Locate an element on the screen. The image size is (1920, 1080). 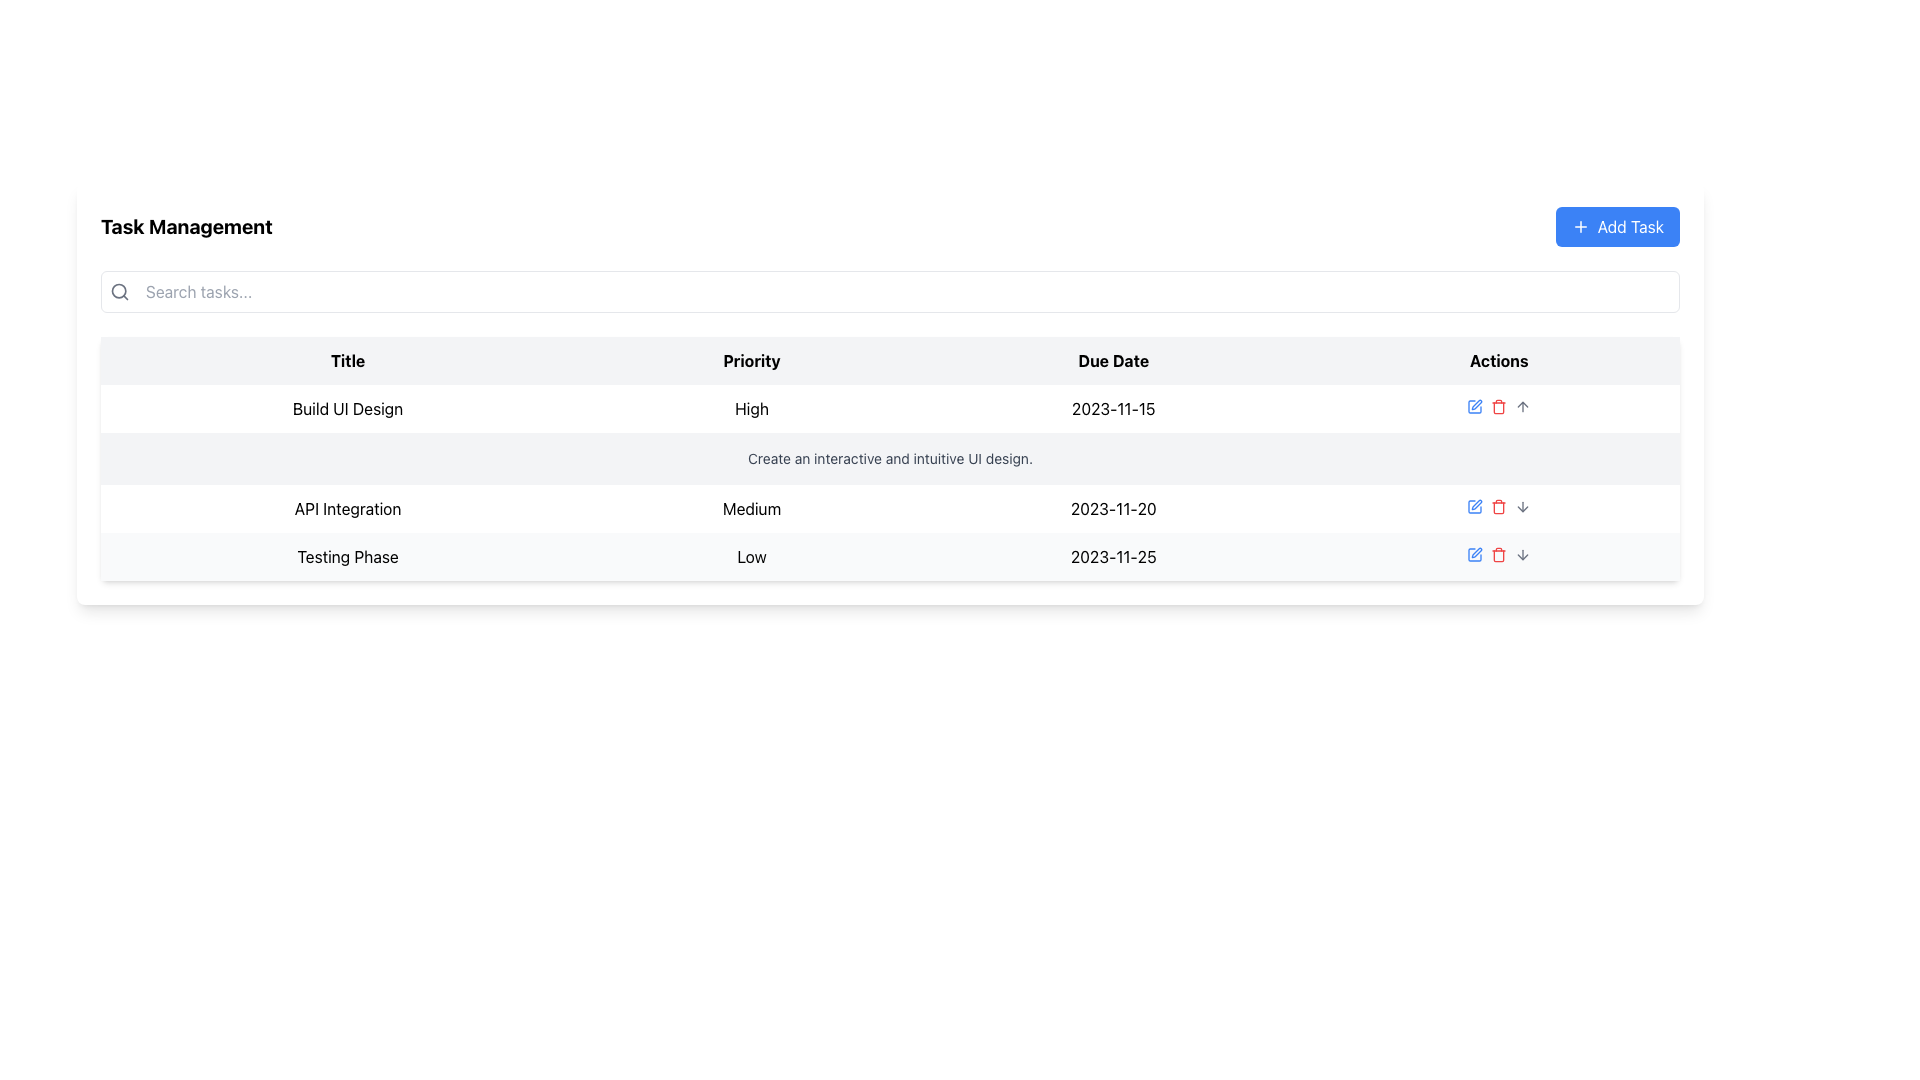
the Text element in the 'Title' column of the data table to focus on it is located at coordinates (347, 556).